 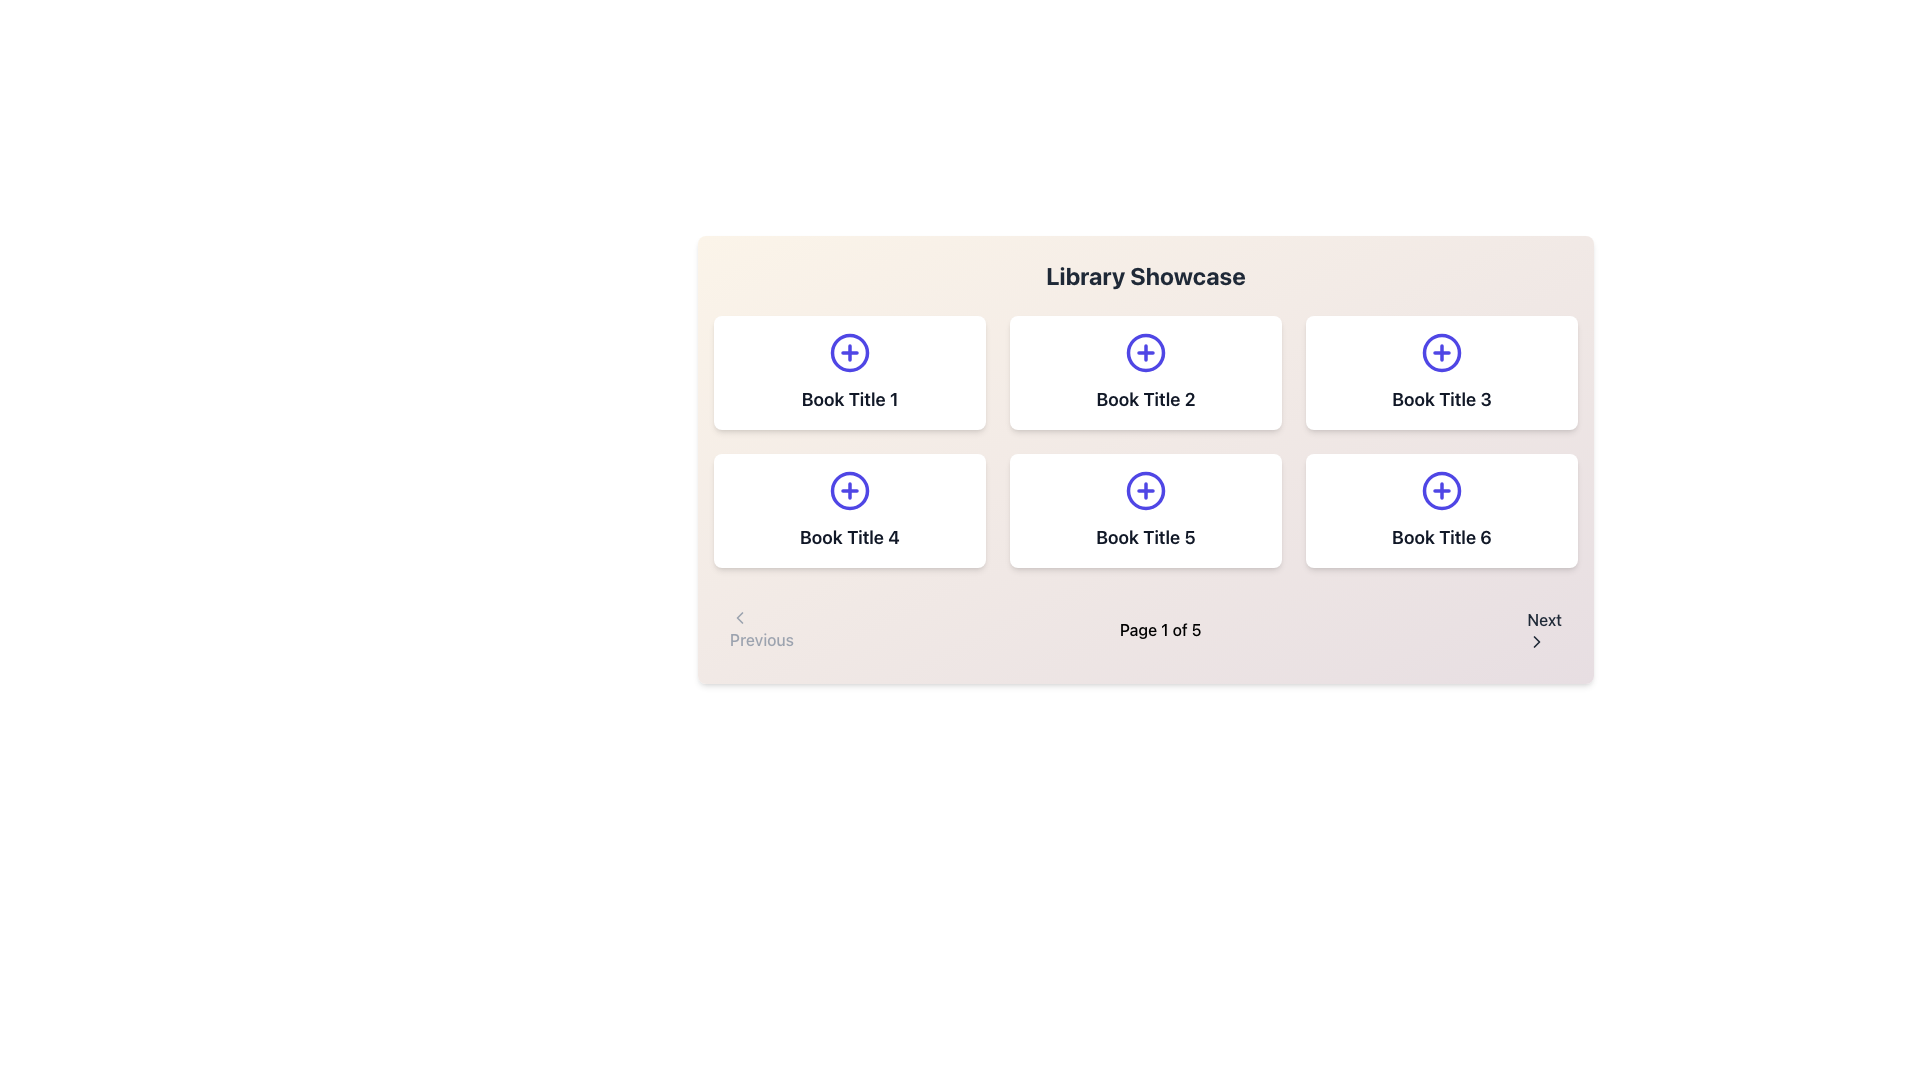 I want to click on the clickable icon button for 'Book Title 5', so click(x=1146, y=490).